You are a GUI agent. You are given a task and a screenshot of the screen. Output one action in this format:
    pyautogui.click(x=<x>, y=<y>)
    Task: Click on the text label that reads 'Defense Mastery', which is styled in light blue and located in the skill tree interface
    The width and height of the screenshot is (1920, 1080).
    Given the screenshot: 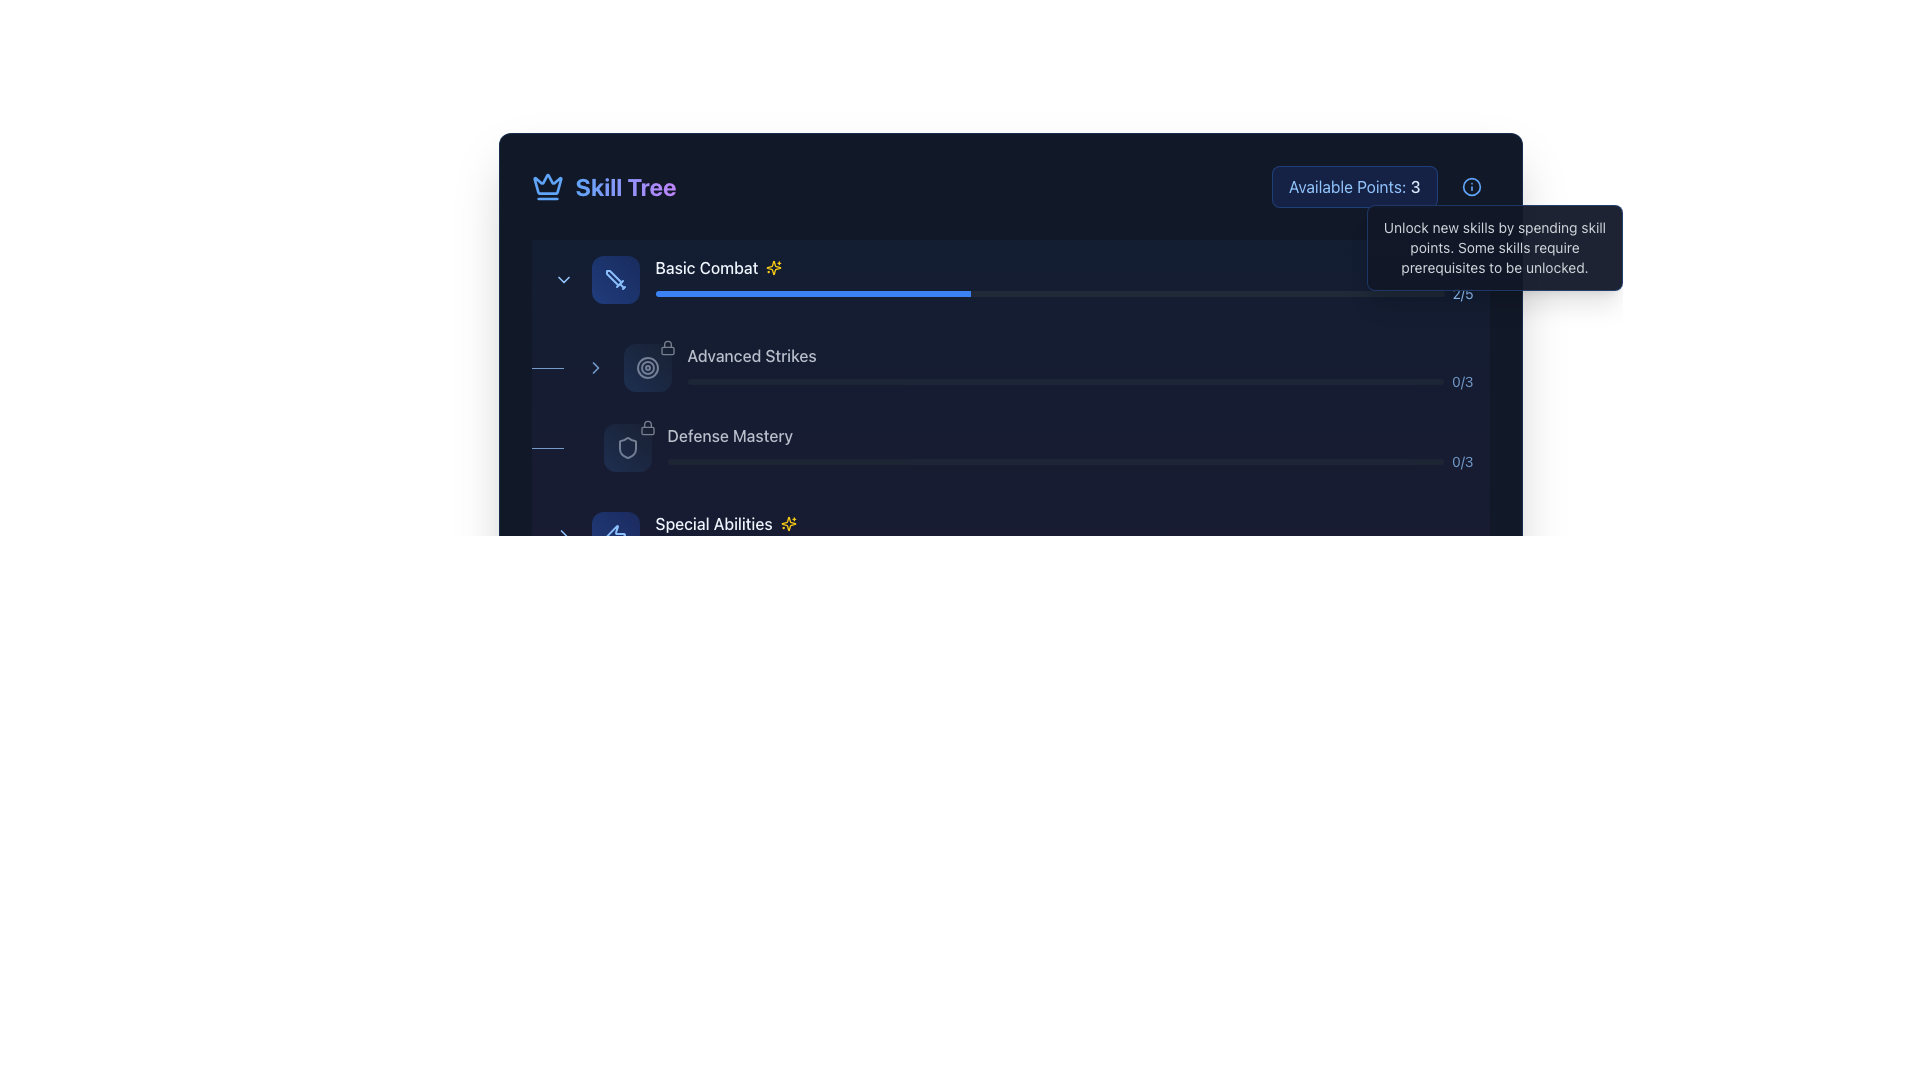 What is the action you would take?
    pyautogui.click(x=729, y=434)
    